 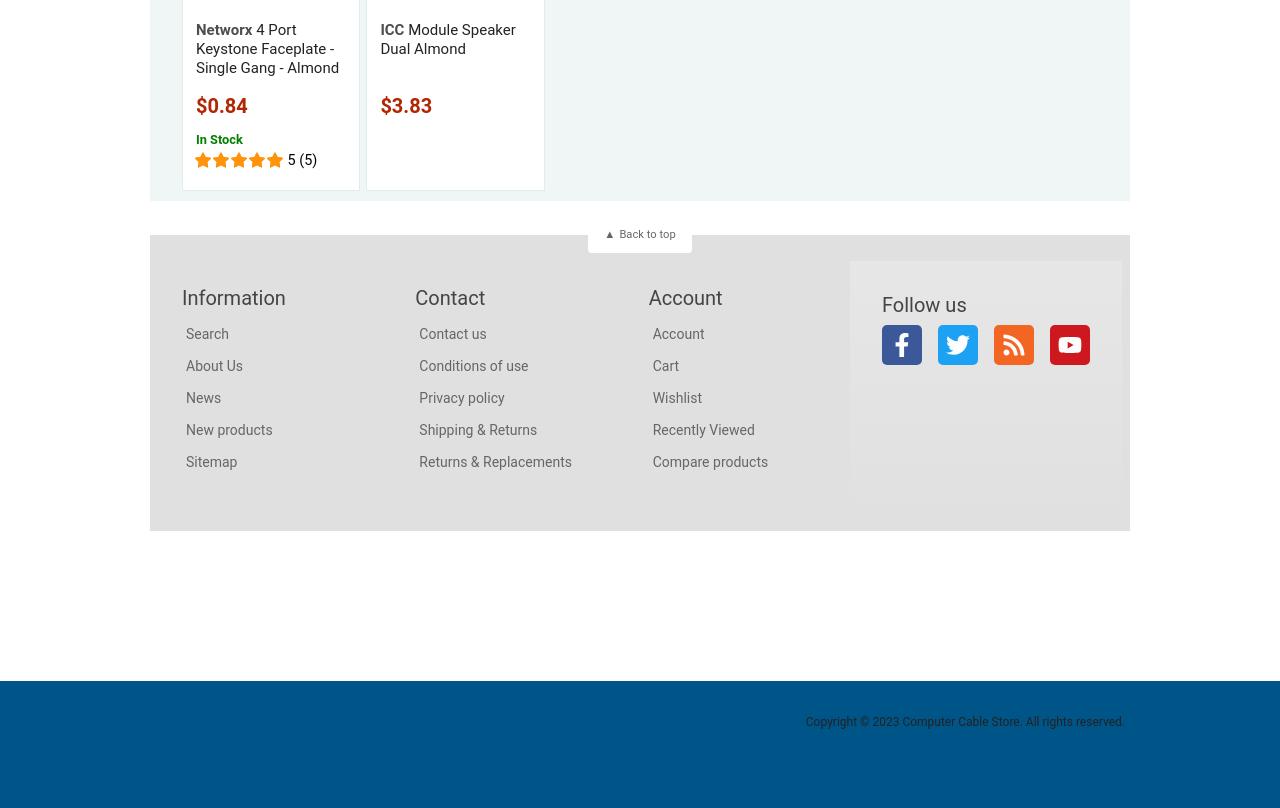 I want to click on 'Sitemap', so click(x=211, y=460).